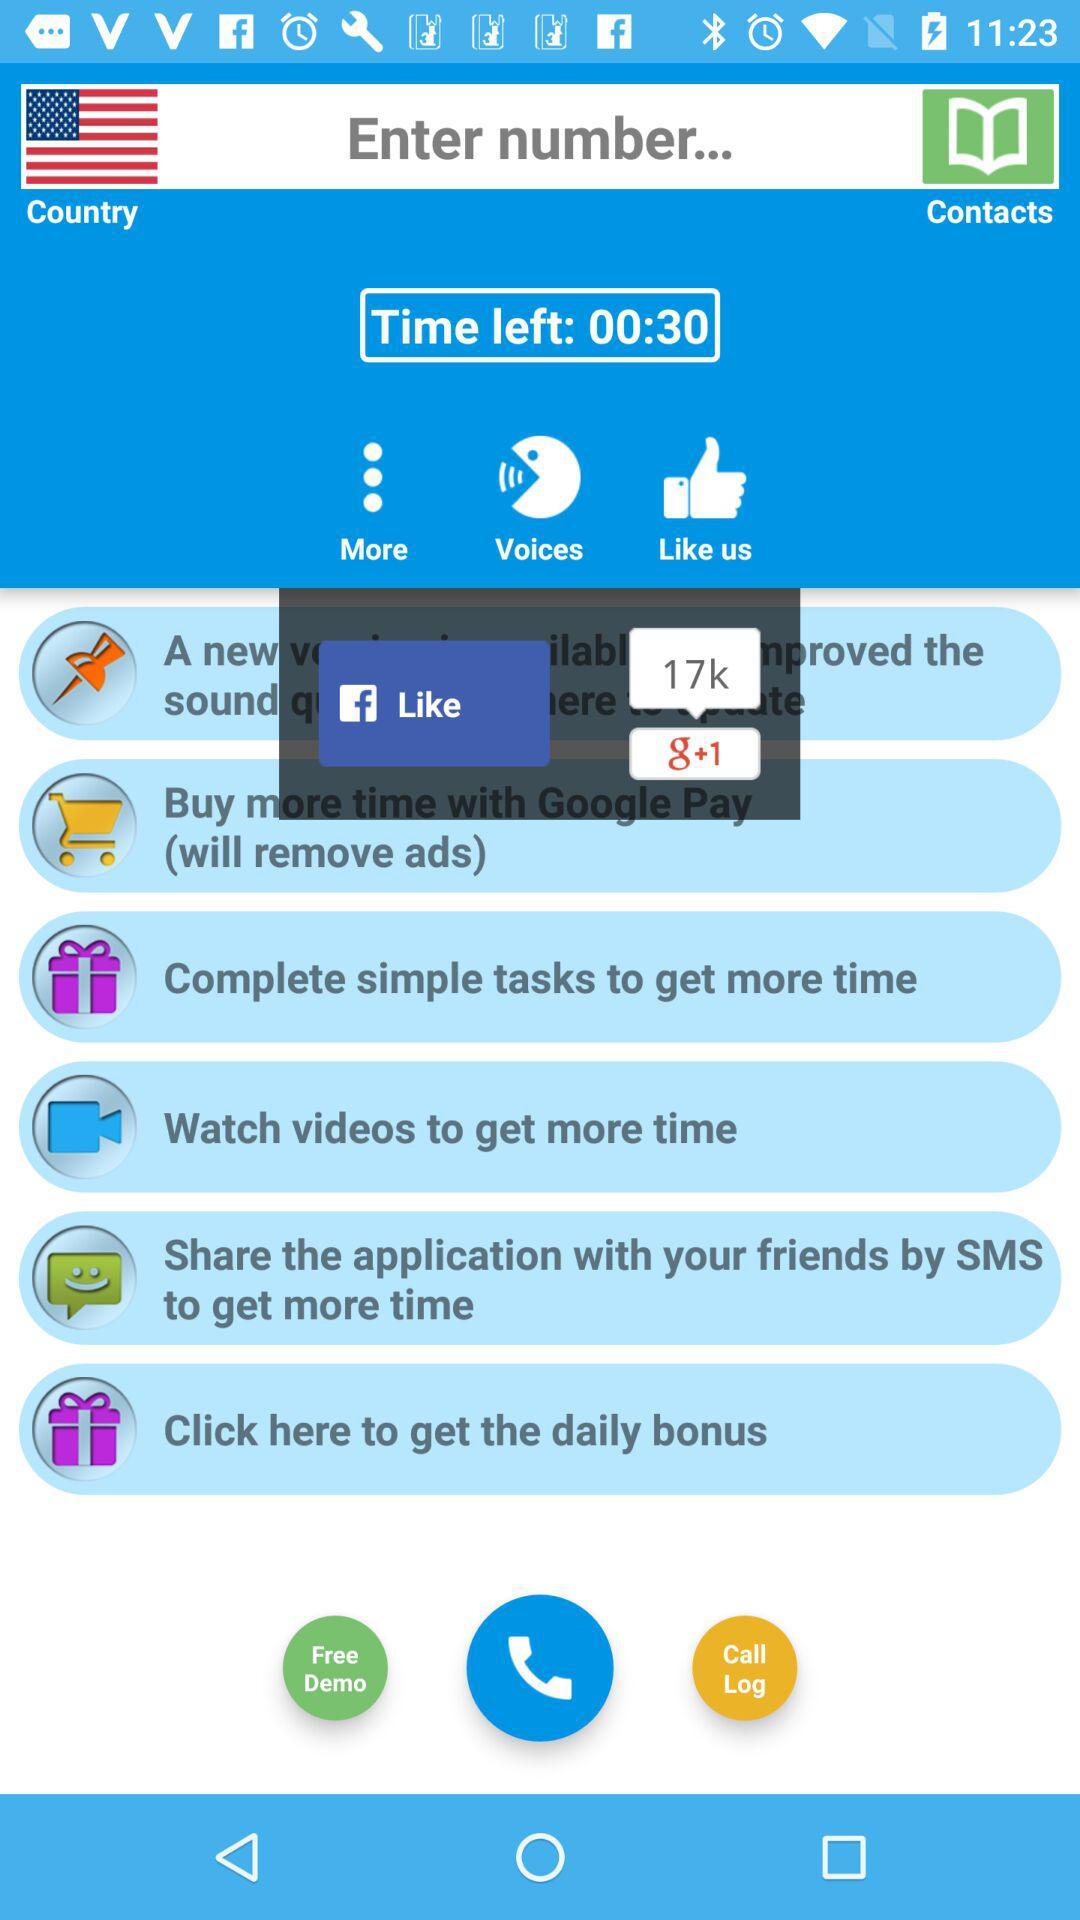  Describe the element at coordinates (334, 1668) in the screenshot. I see `the avatar icon` at that location.